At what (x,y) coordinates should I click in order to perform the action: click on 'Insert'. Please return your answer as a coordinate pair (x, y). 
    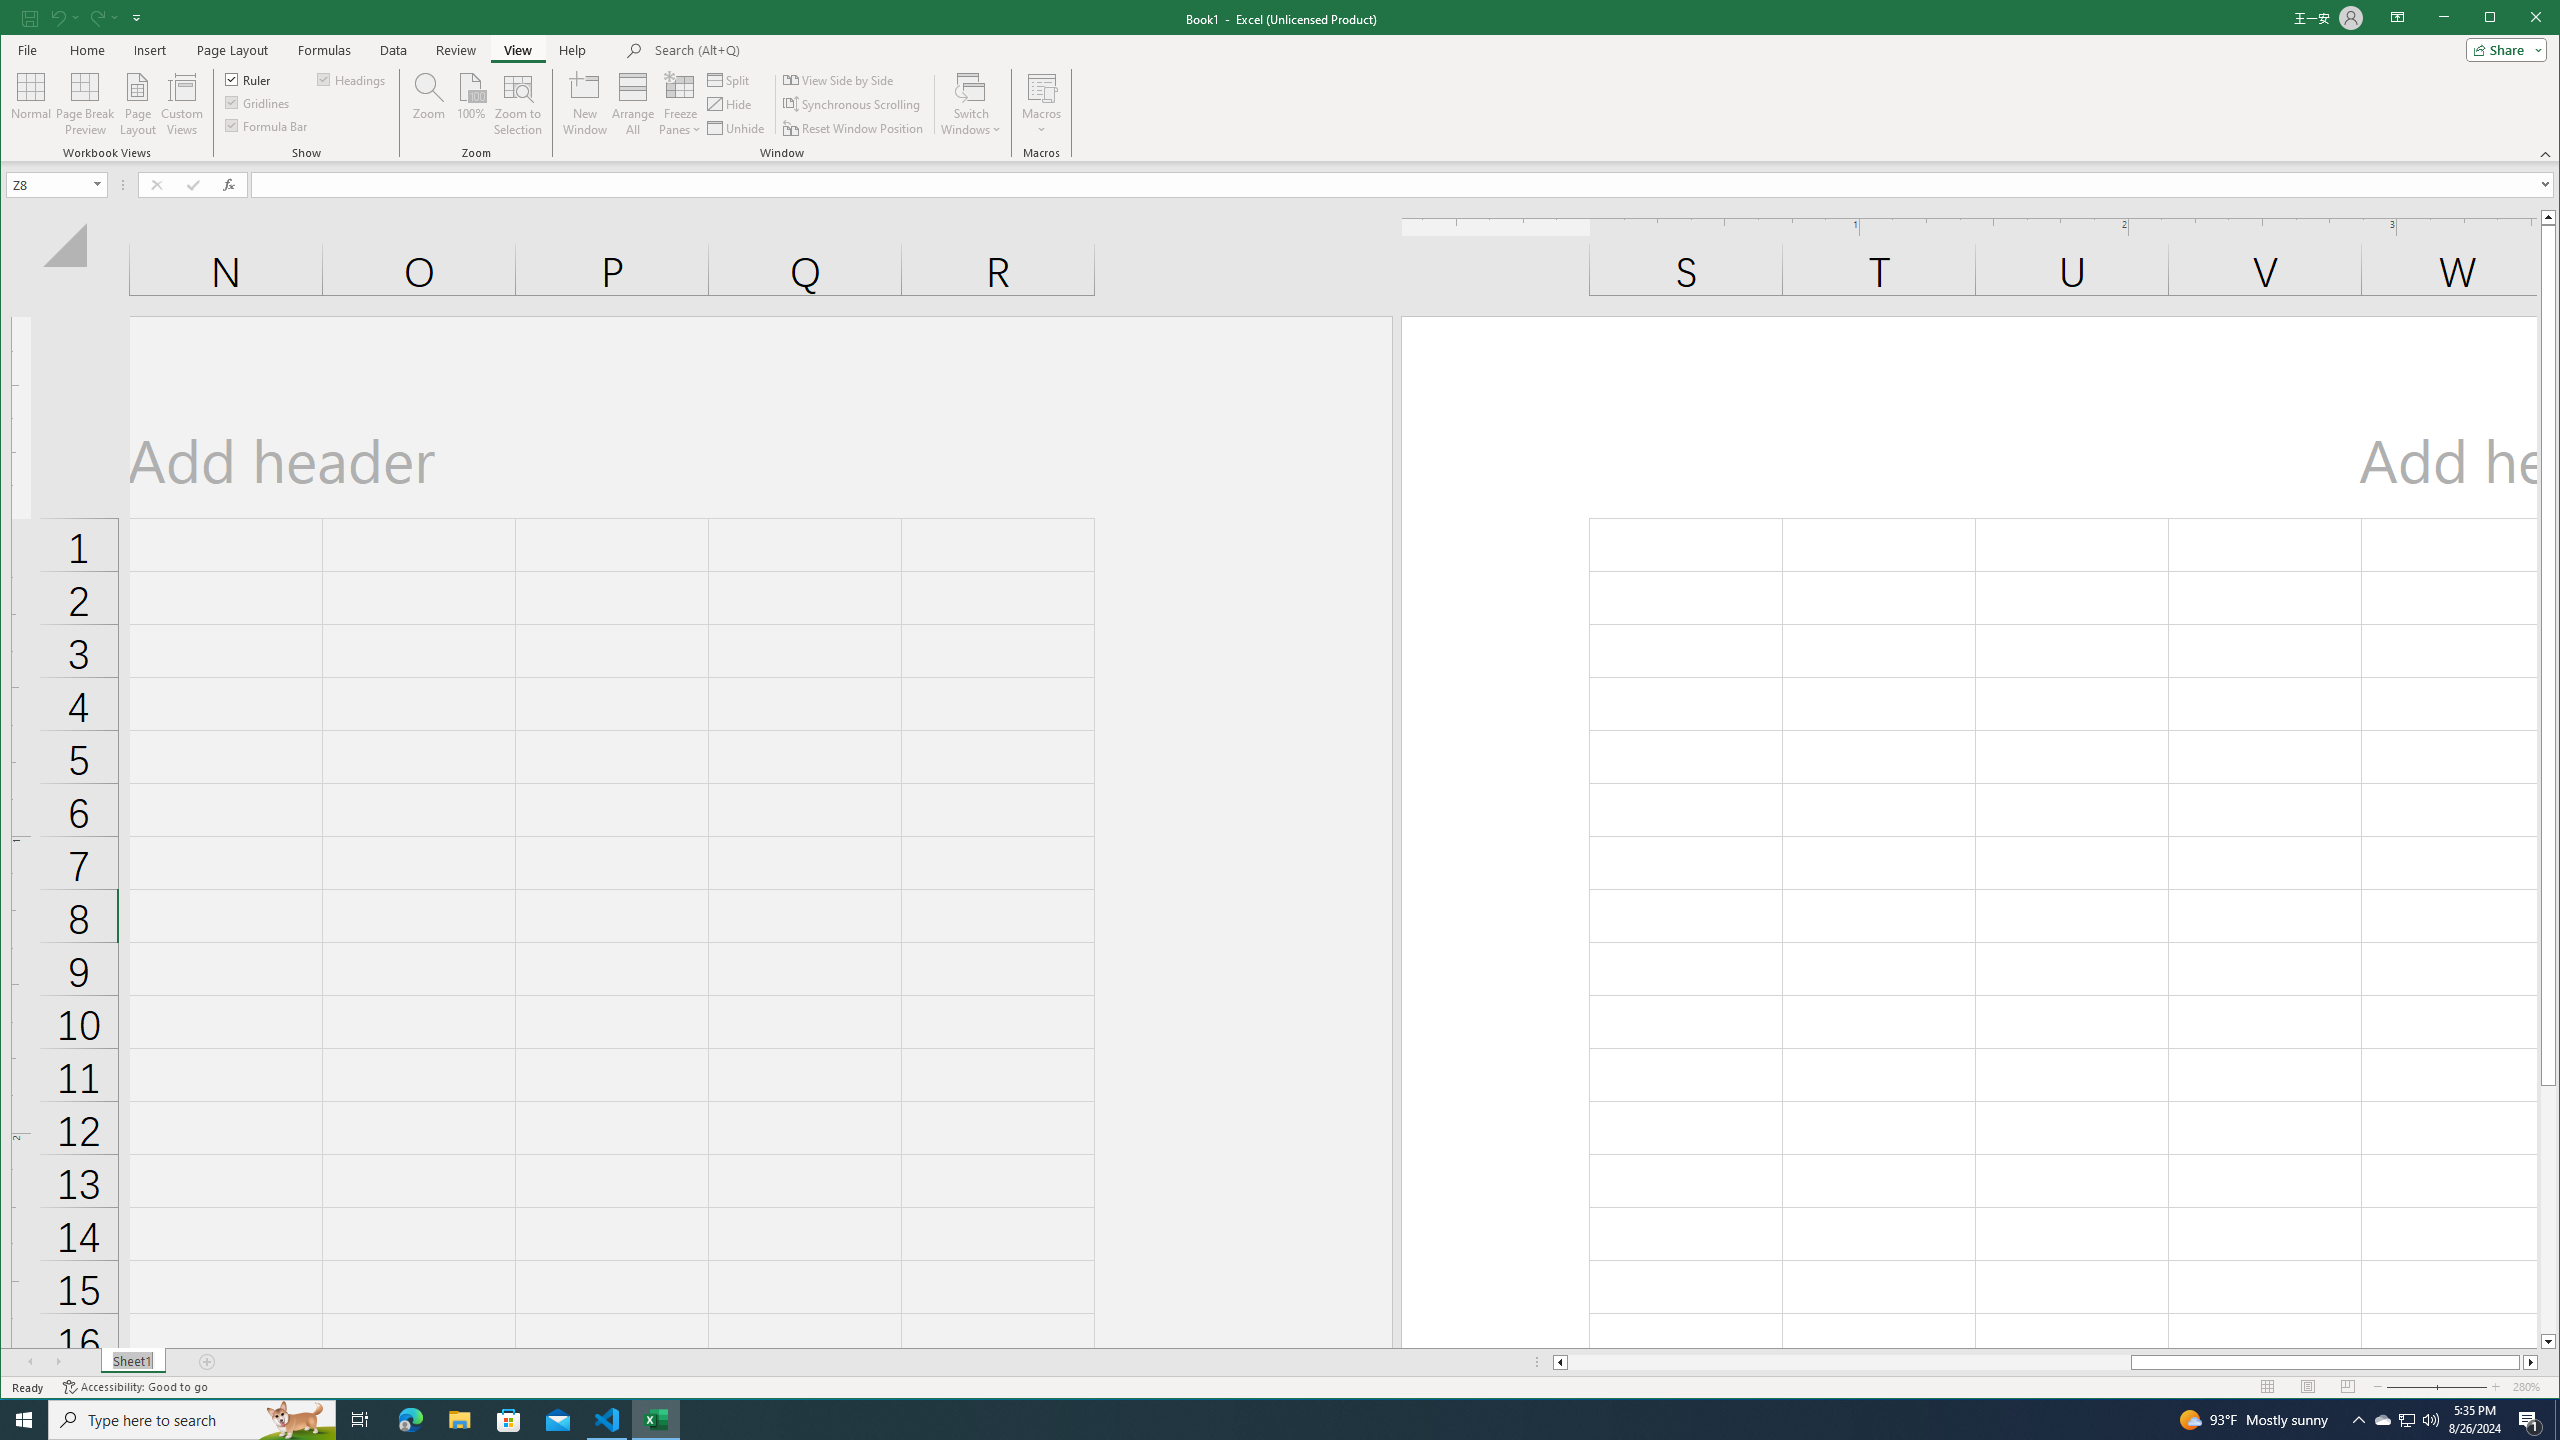
    Looking at the image, I should click on (150, 49).